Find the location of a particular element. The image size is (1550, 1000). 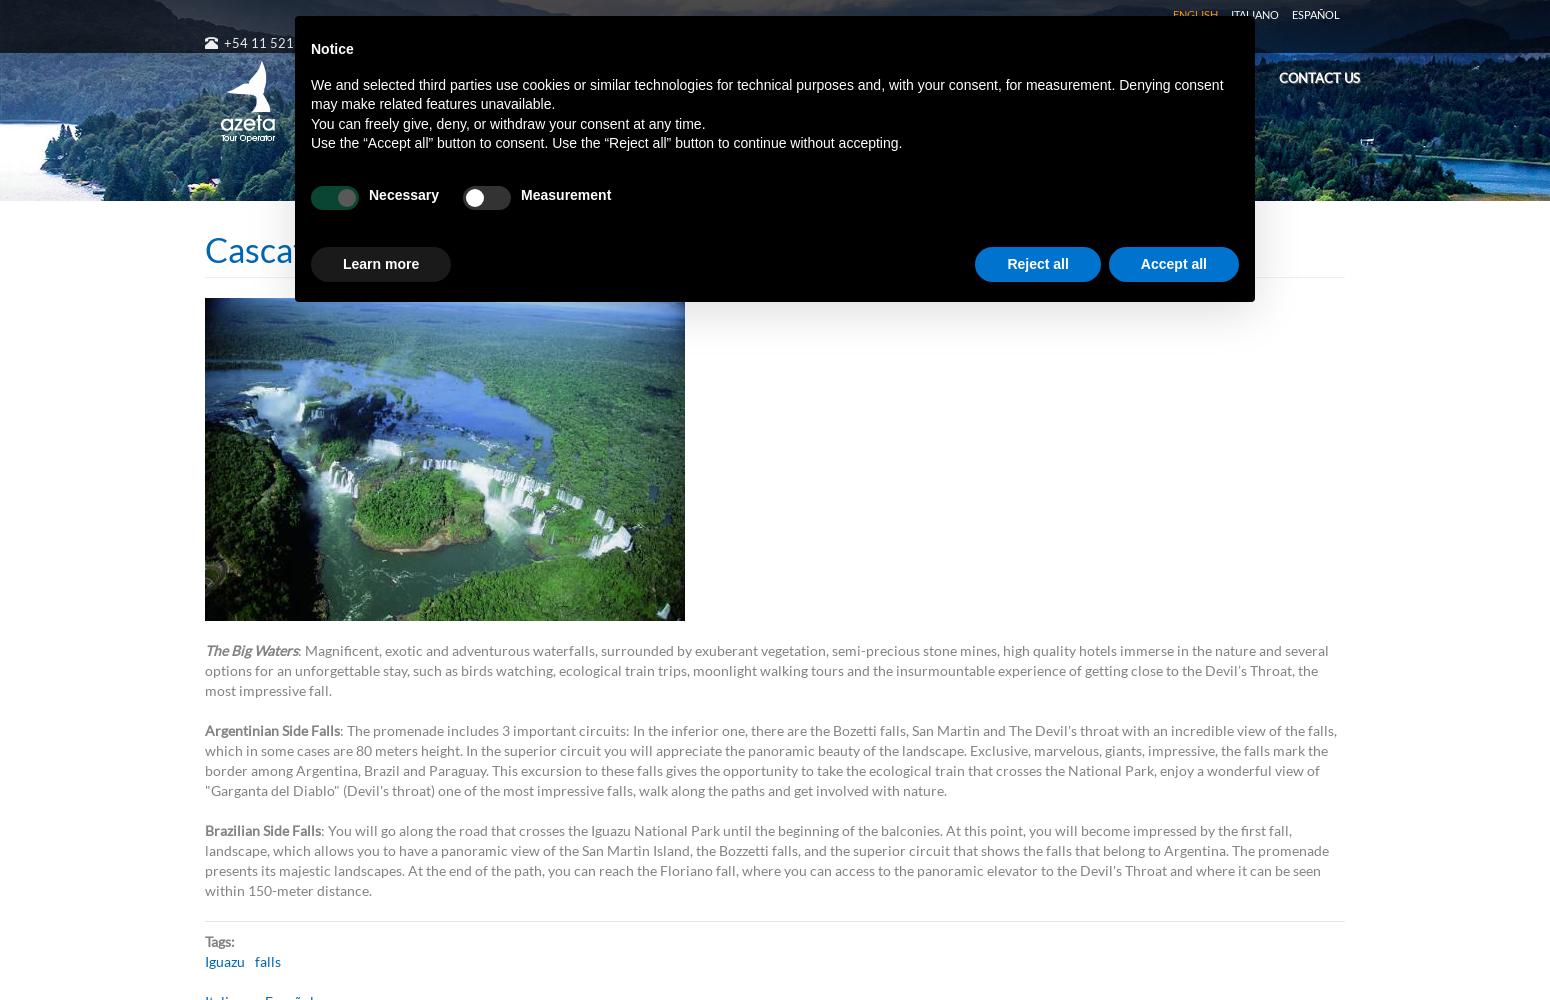

'Use the “Accept all” button to consent. Use the “Reject all” button to continue without accepting.' is located at coordinates (606, 143).